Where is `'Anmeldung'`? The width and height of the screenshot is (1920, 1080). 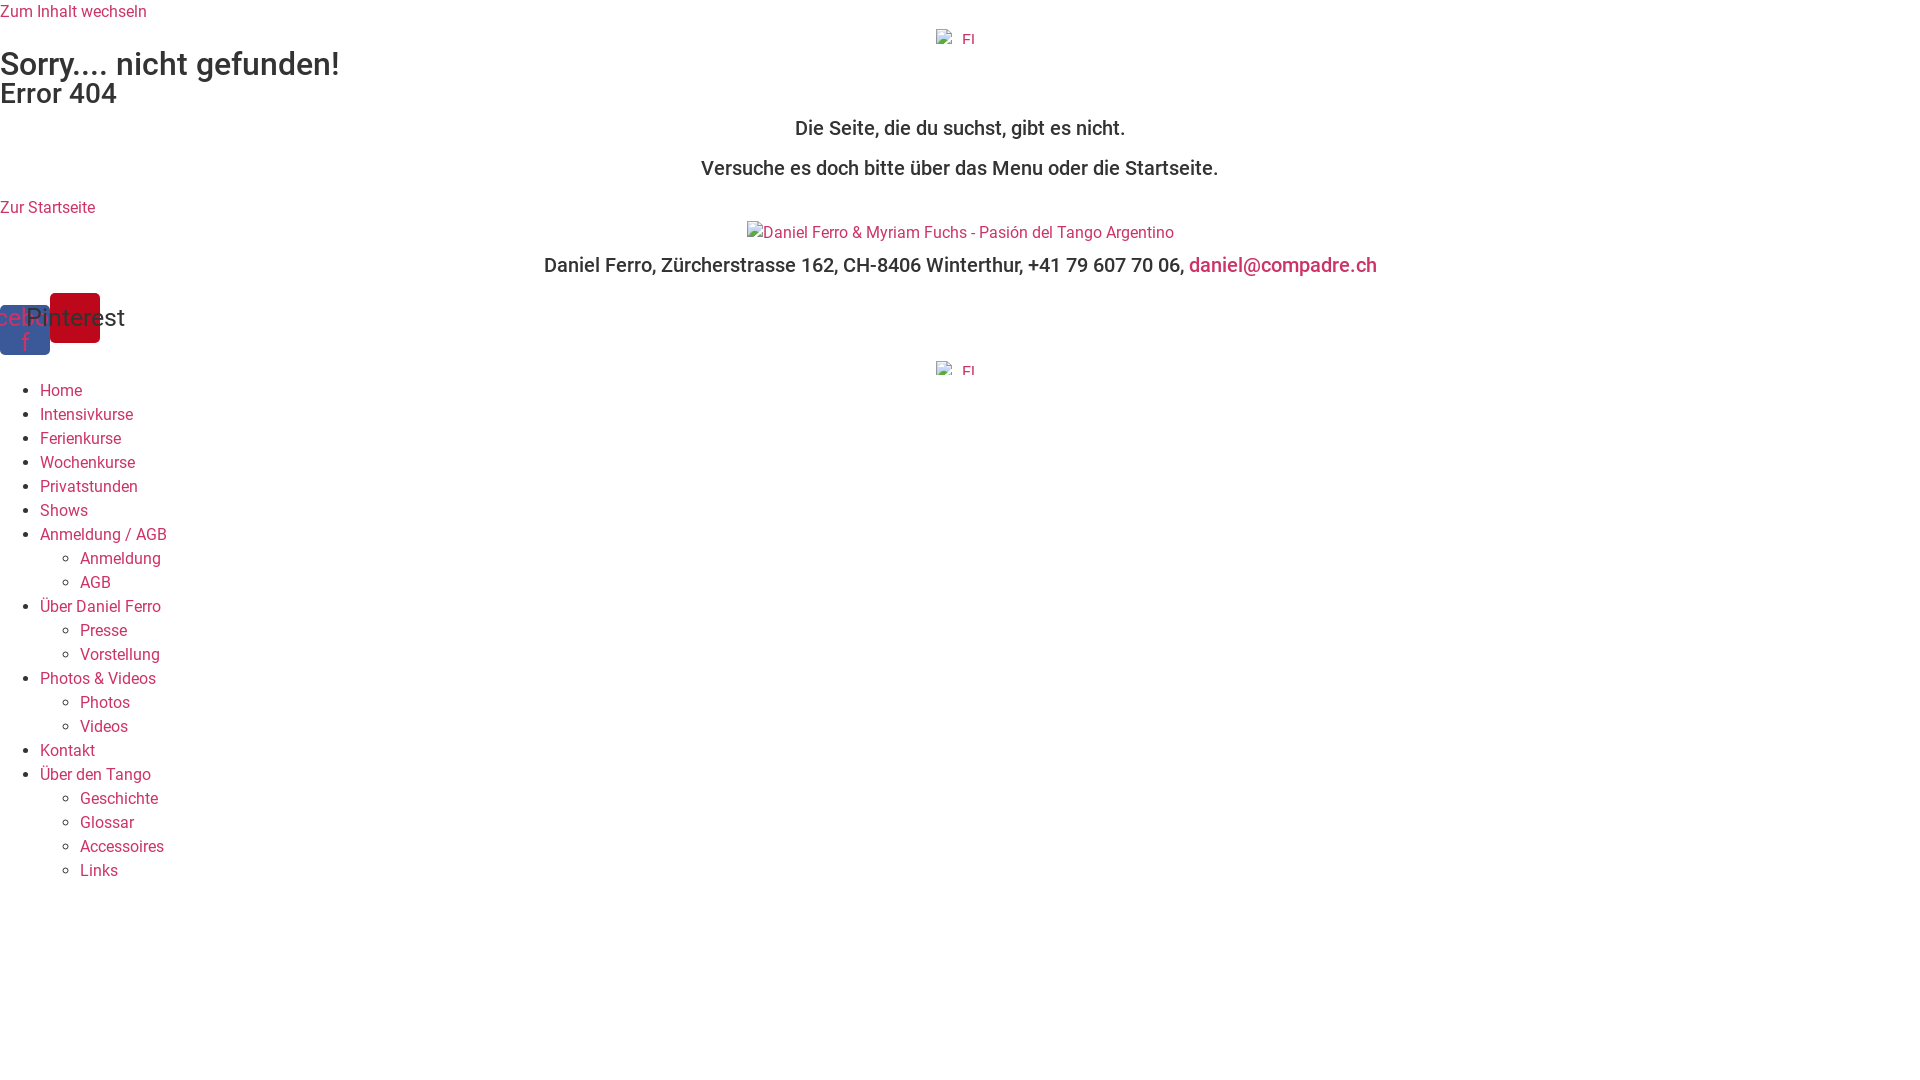 'Anmeldung' is located at coordinates (80, 558).